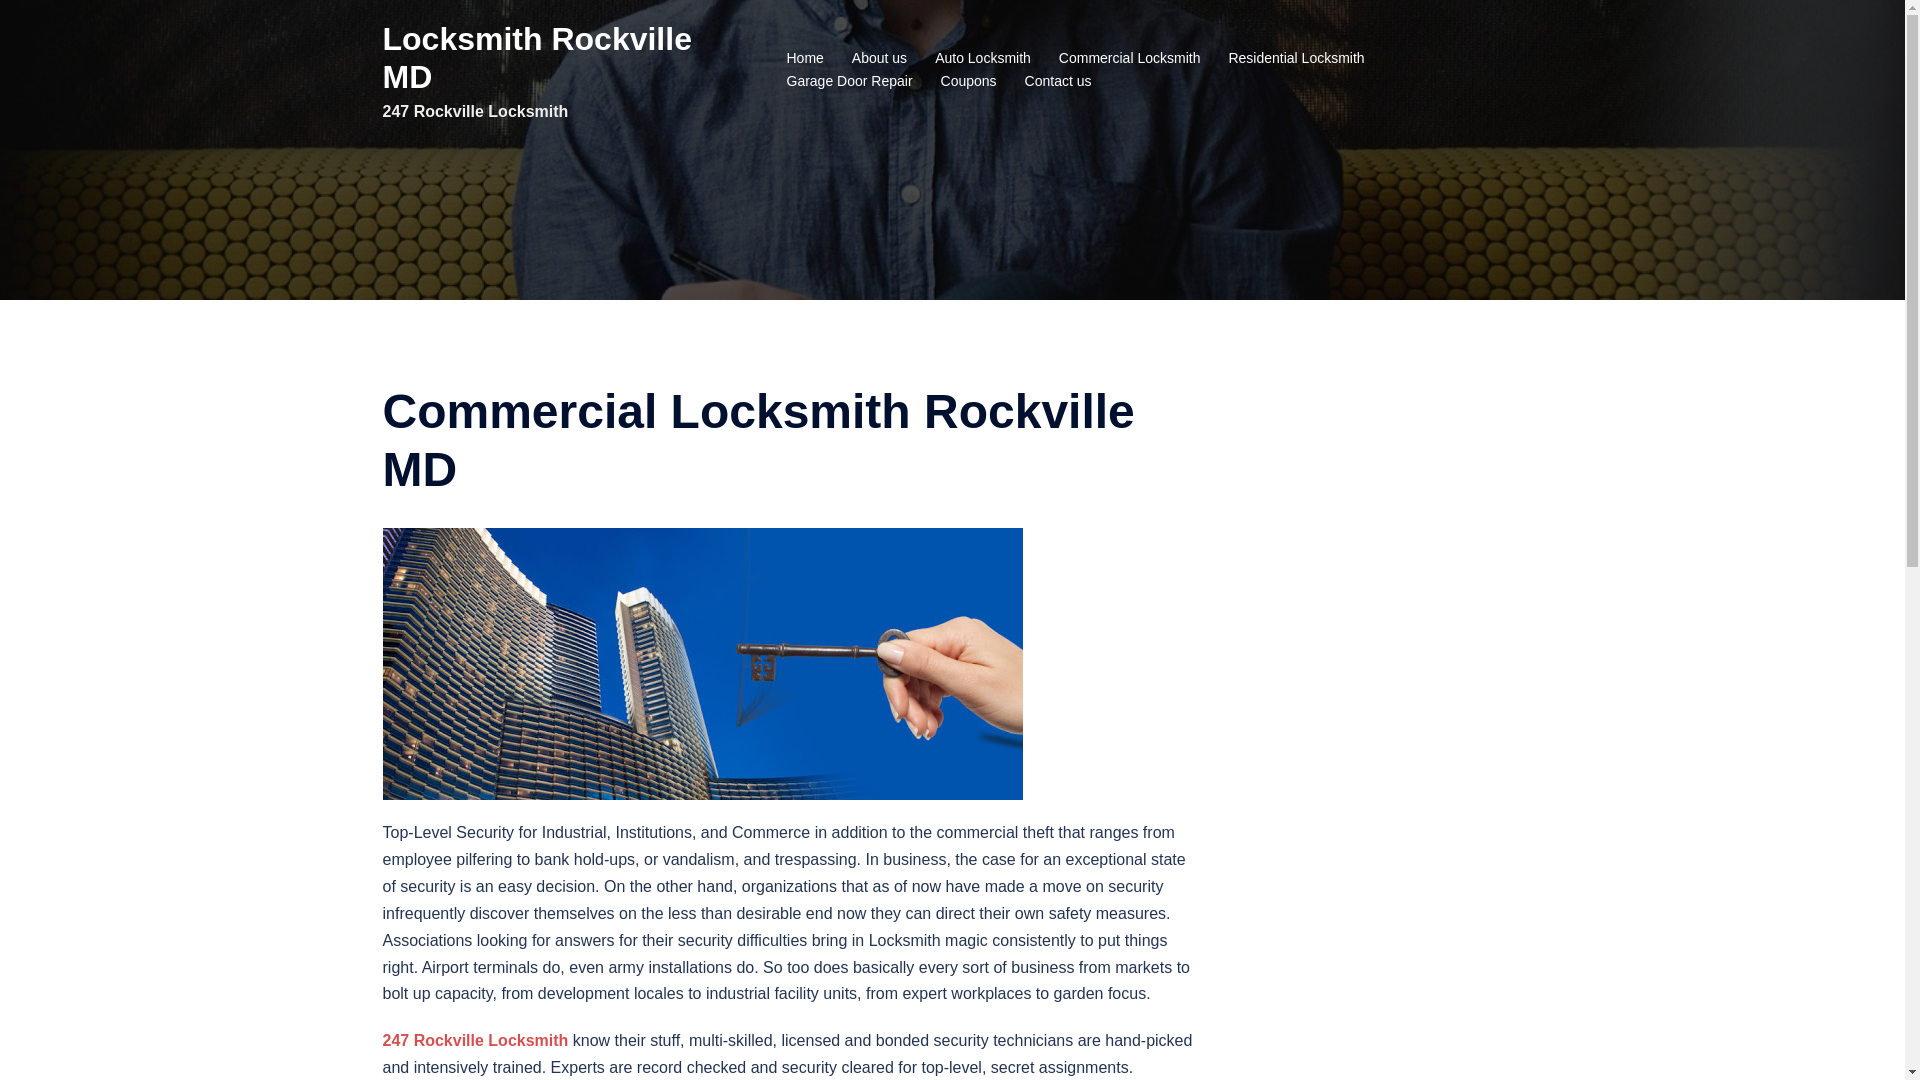 The width and height of the screenshot is (1920, 1080). I want to click on 'Commercial Locksmith', so click(1129, 57).